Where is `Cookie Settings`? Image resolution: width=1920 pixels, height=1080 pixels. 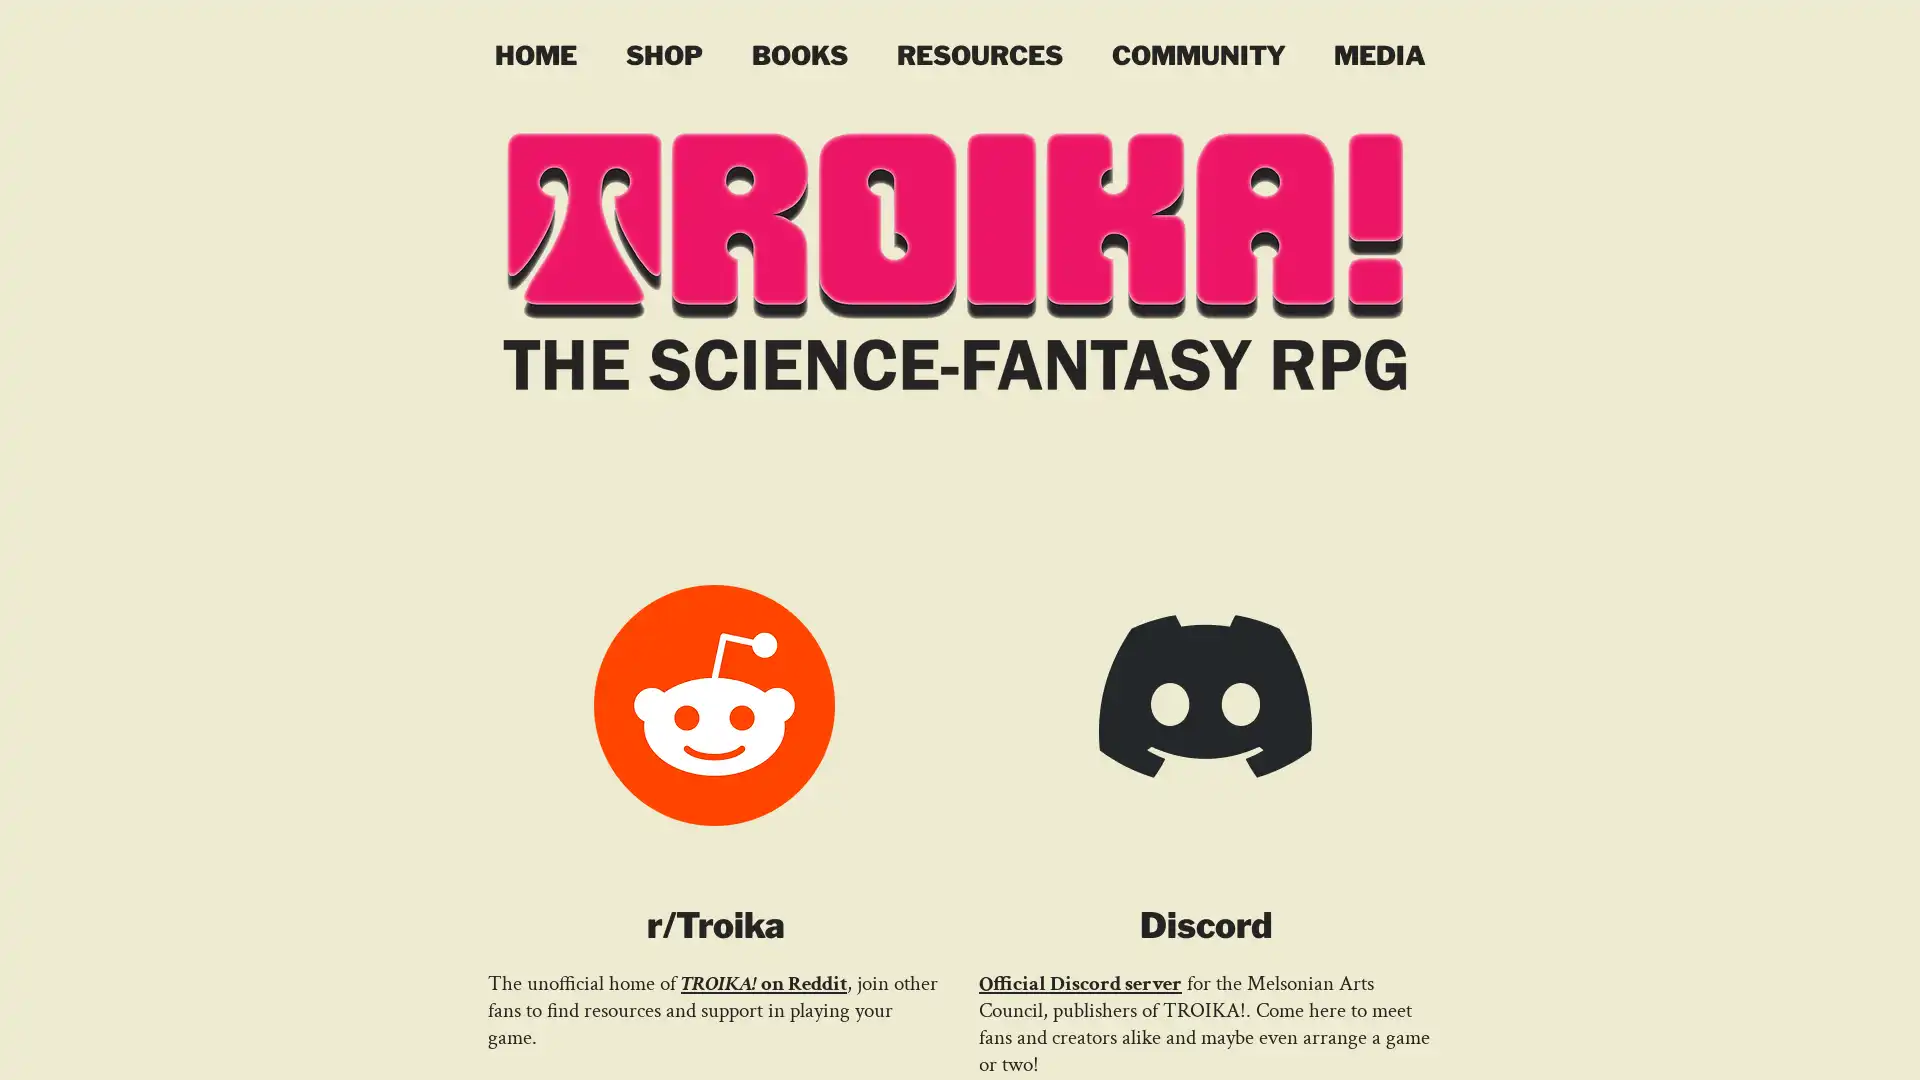
Cookie Settings is located at coordinates (1703, 1044).